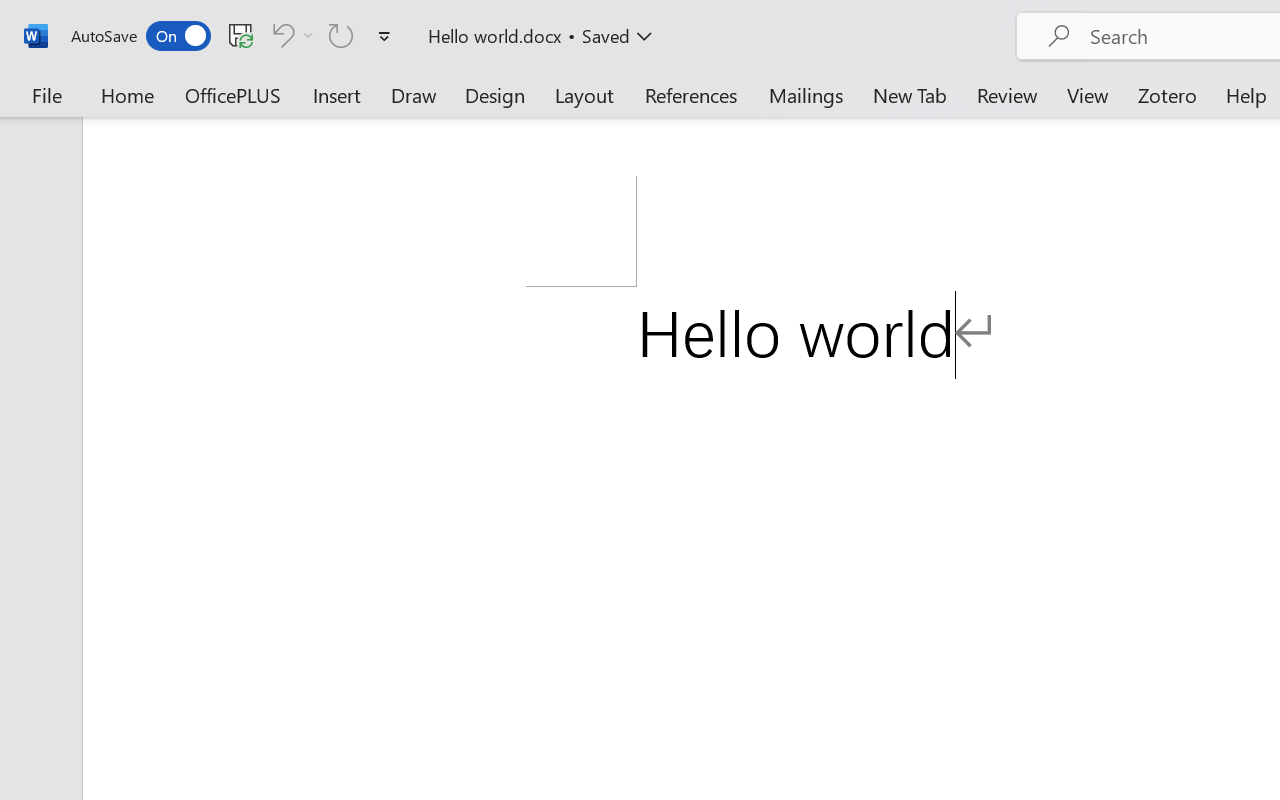  What do you see at coordinates (279, 34) in the screenshot?
I see `'Can'` at bounding box center [279, 34].